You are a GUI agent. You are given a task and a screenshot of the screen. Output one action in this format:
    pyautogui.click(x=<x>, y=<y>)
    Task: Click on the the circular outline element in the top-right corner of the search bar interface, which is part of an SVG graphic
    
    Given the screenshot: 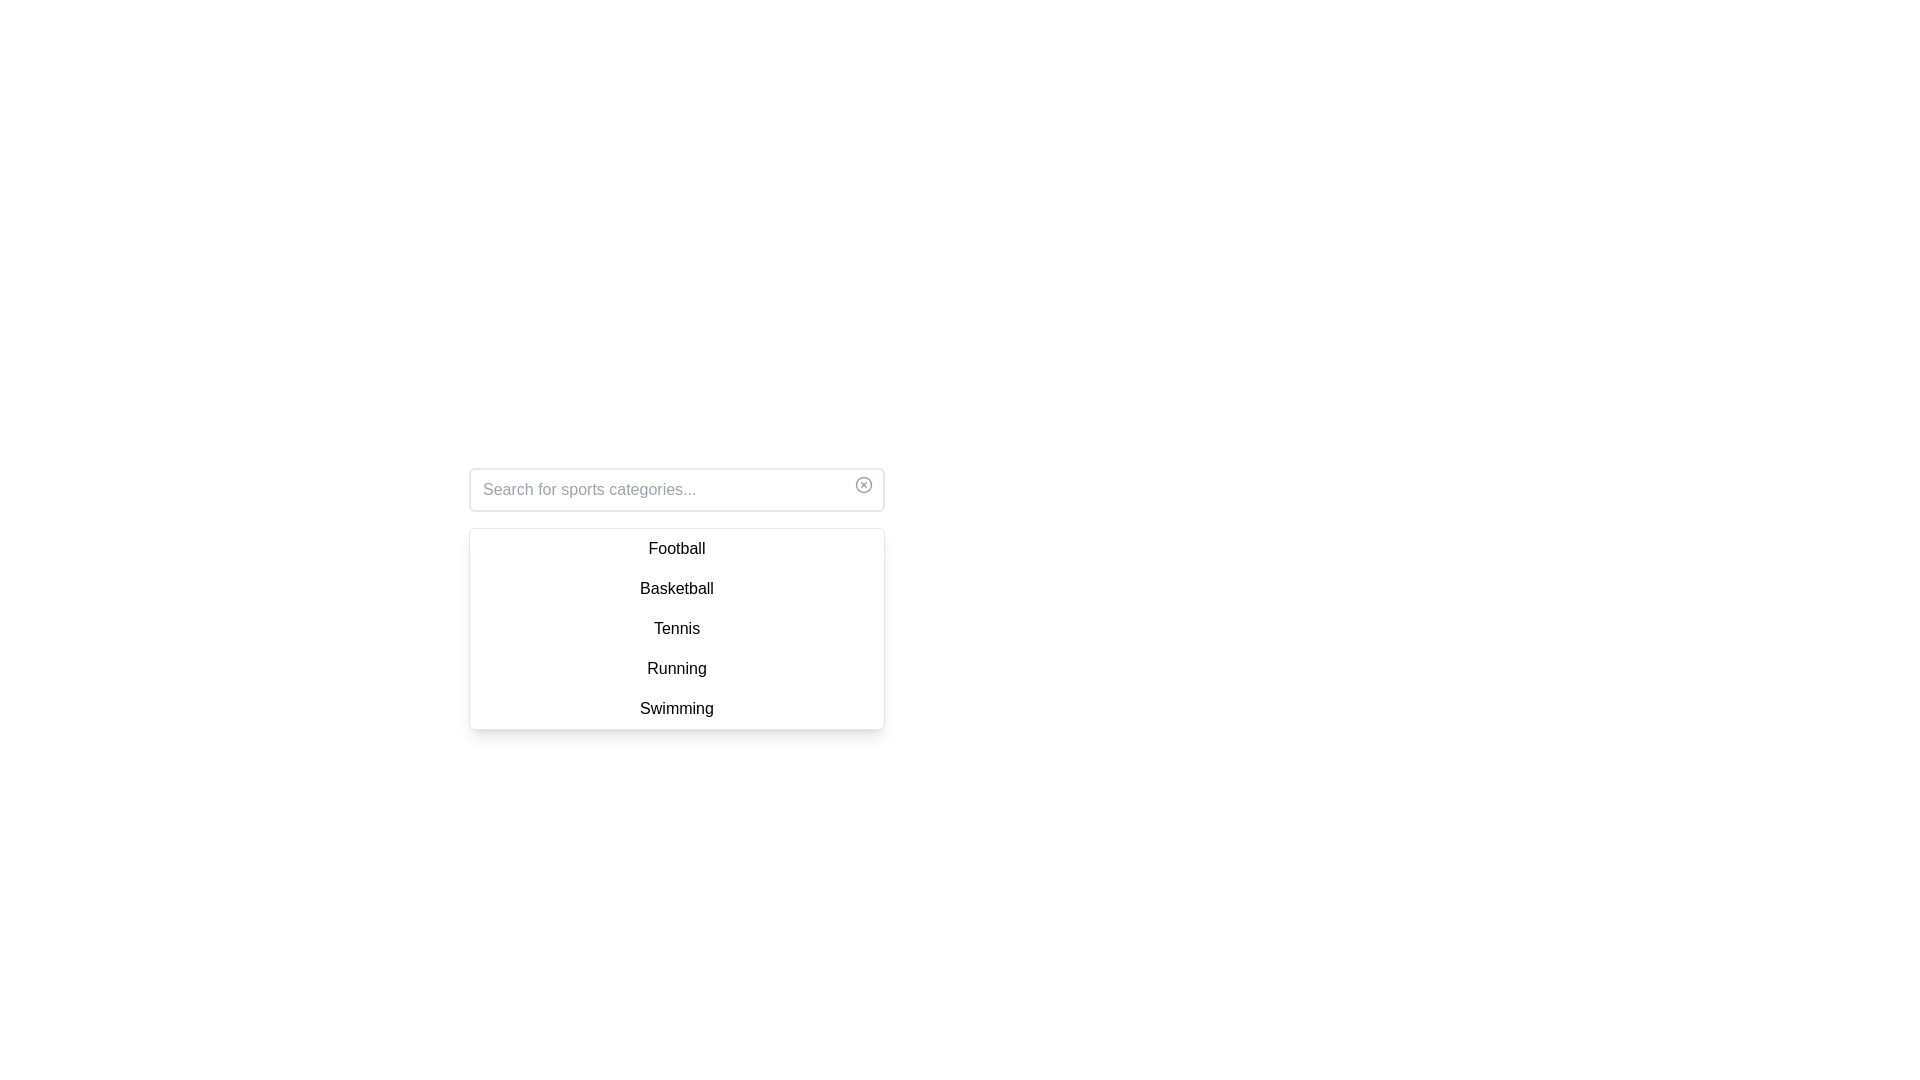 What is the action you would take?
    pyautogui.click(x=864, y=485)
    